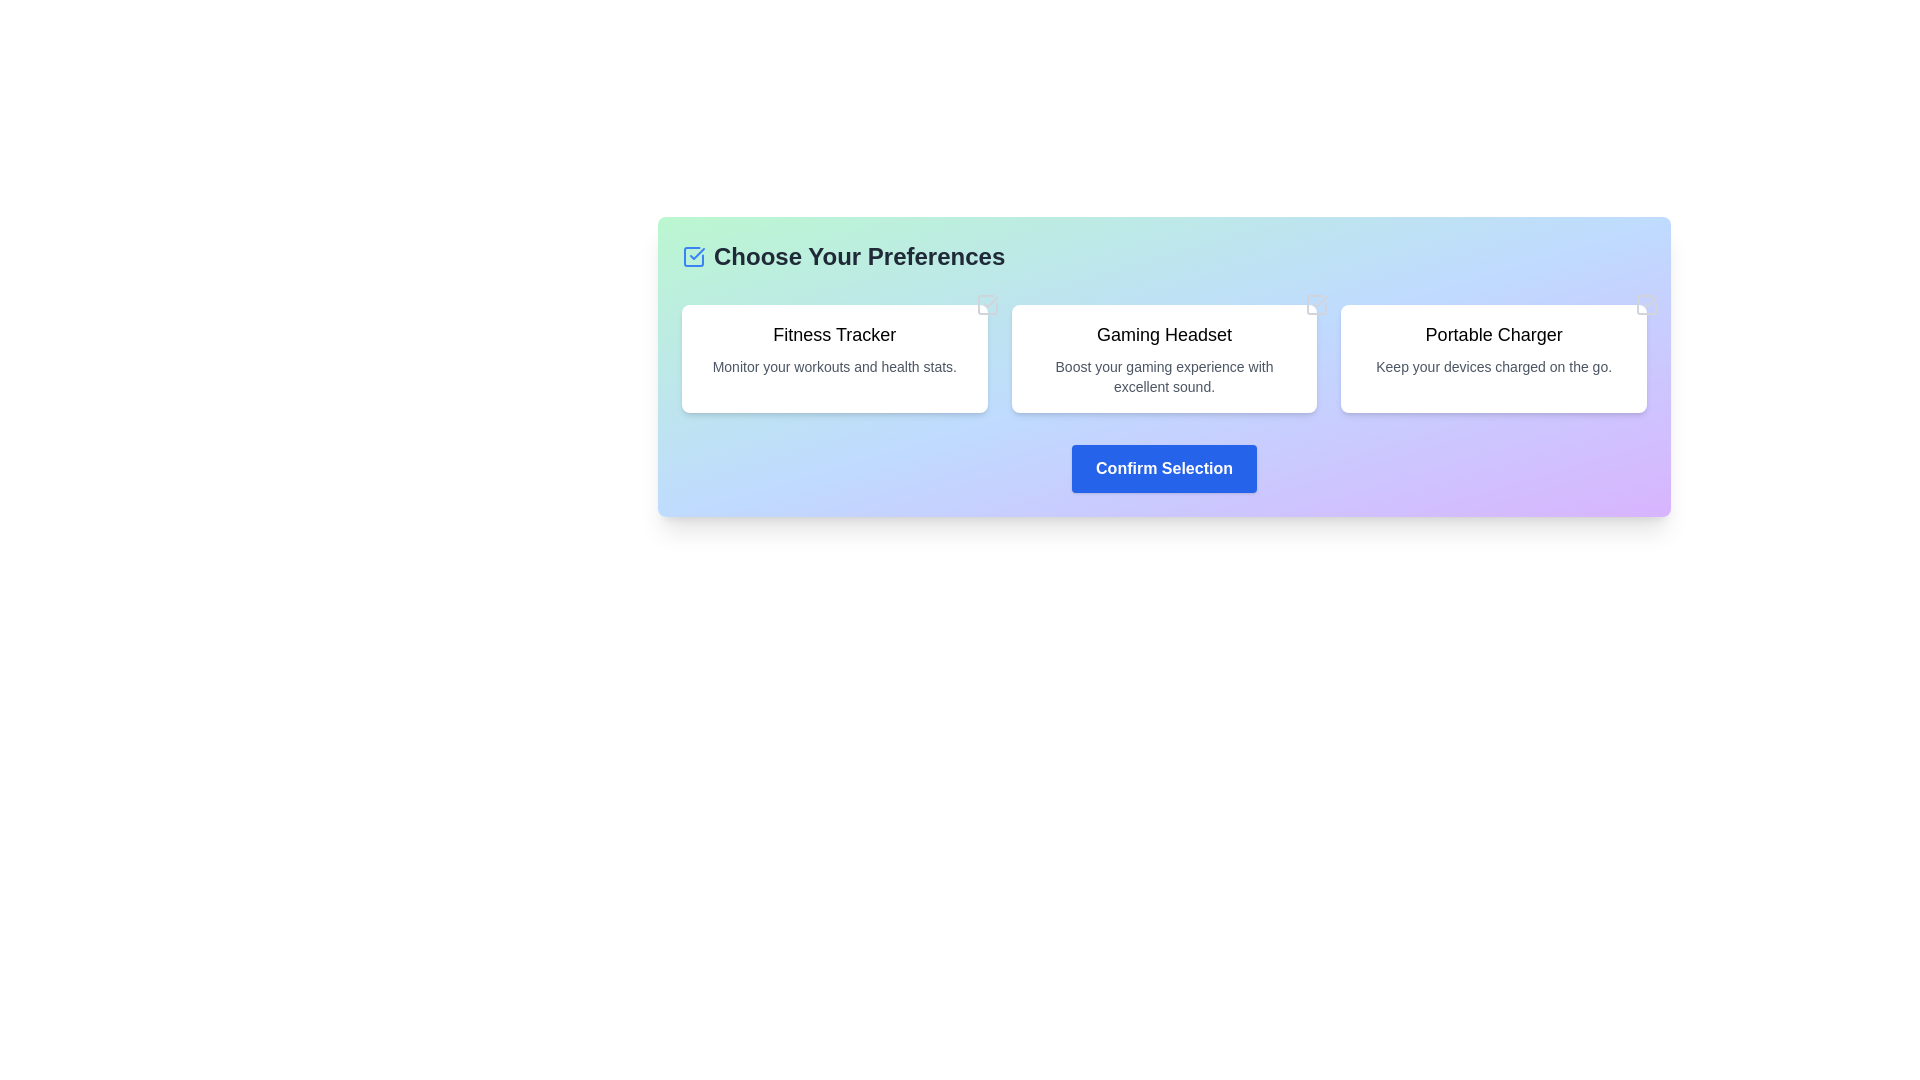 This screenshot has width=1920, height=1080. What do you see at coordinates (1164, 334) in the screenshot?
I see `the centrally aligned header text indicating the product category in the middle card` at bounding box center [1164, 334].